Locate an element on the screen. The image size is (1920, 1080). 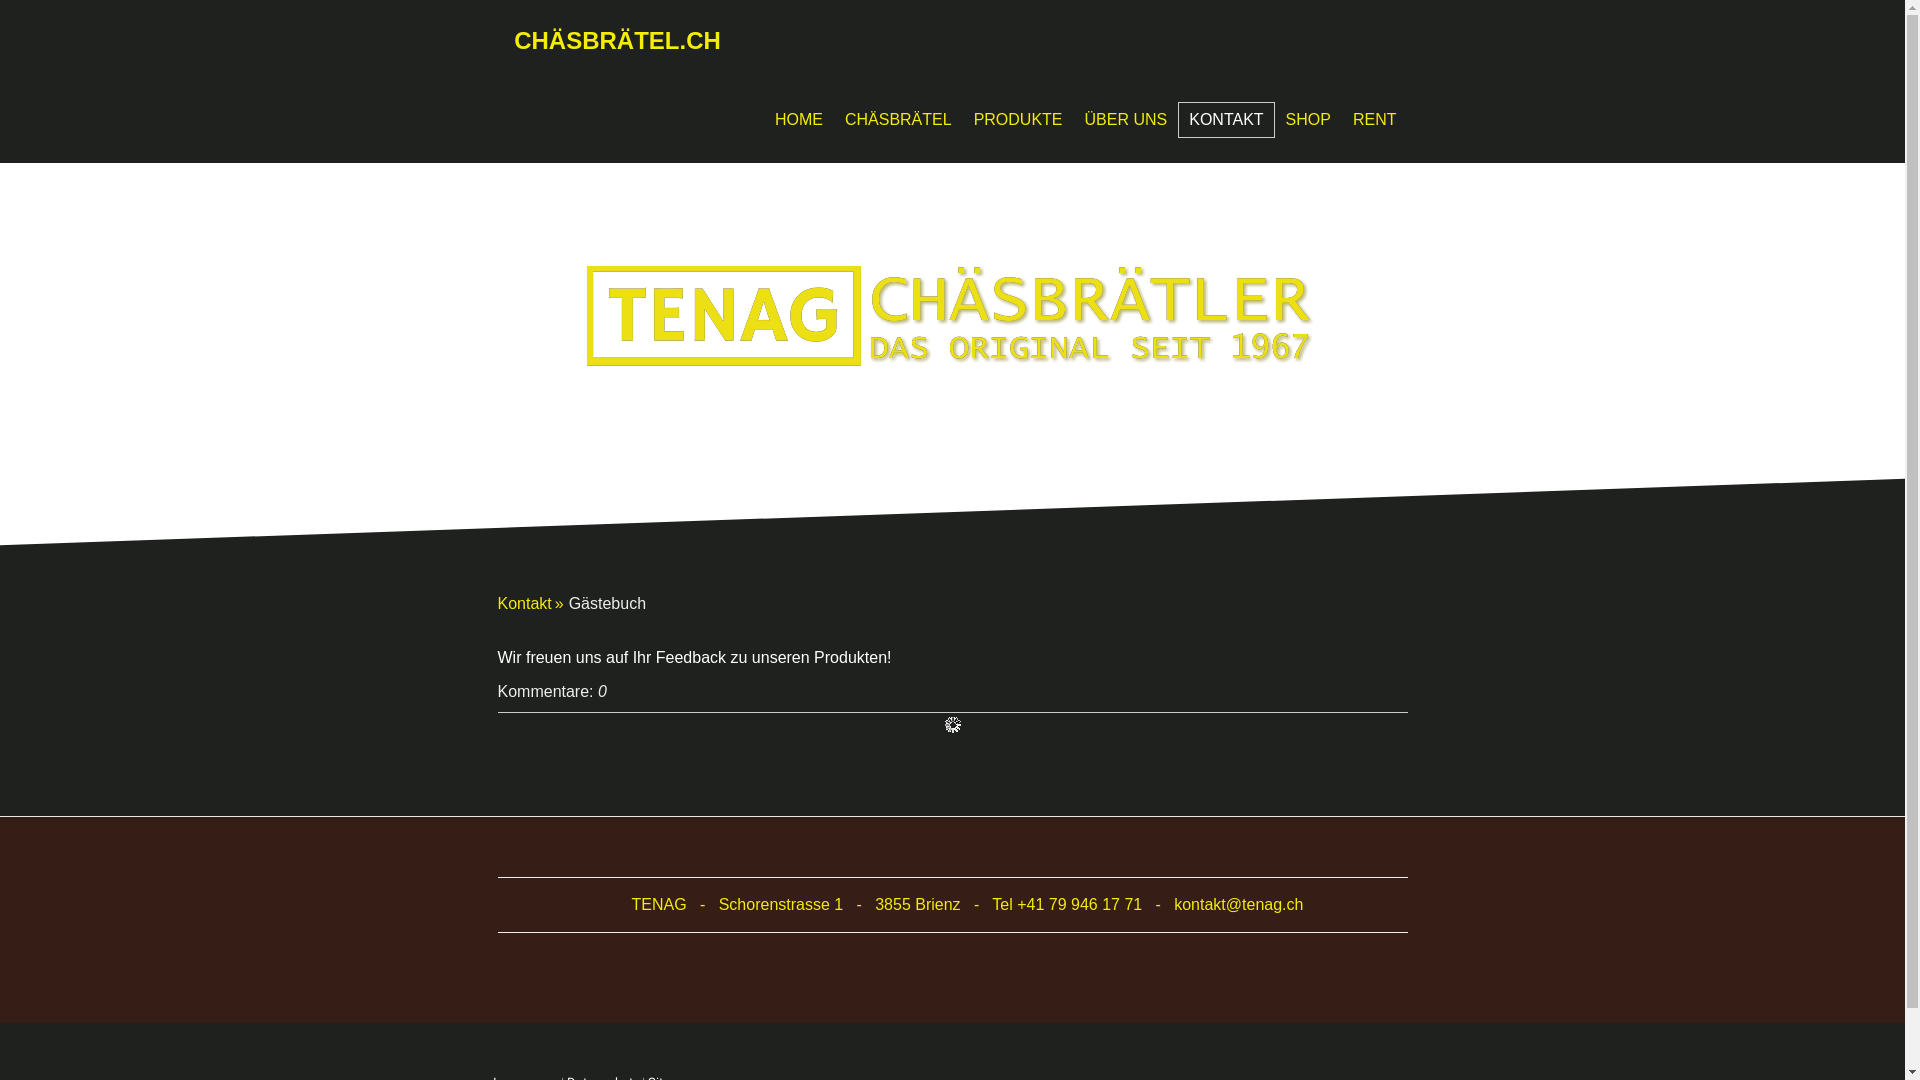
'RENT' is located at coordinates (1373, 119).